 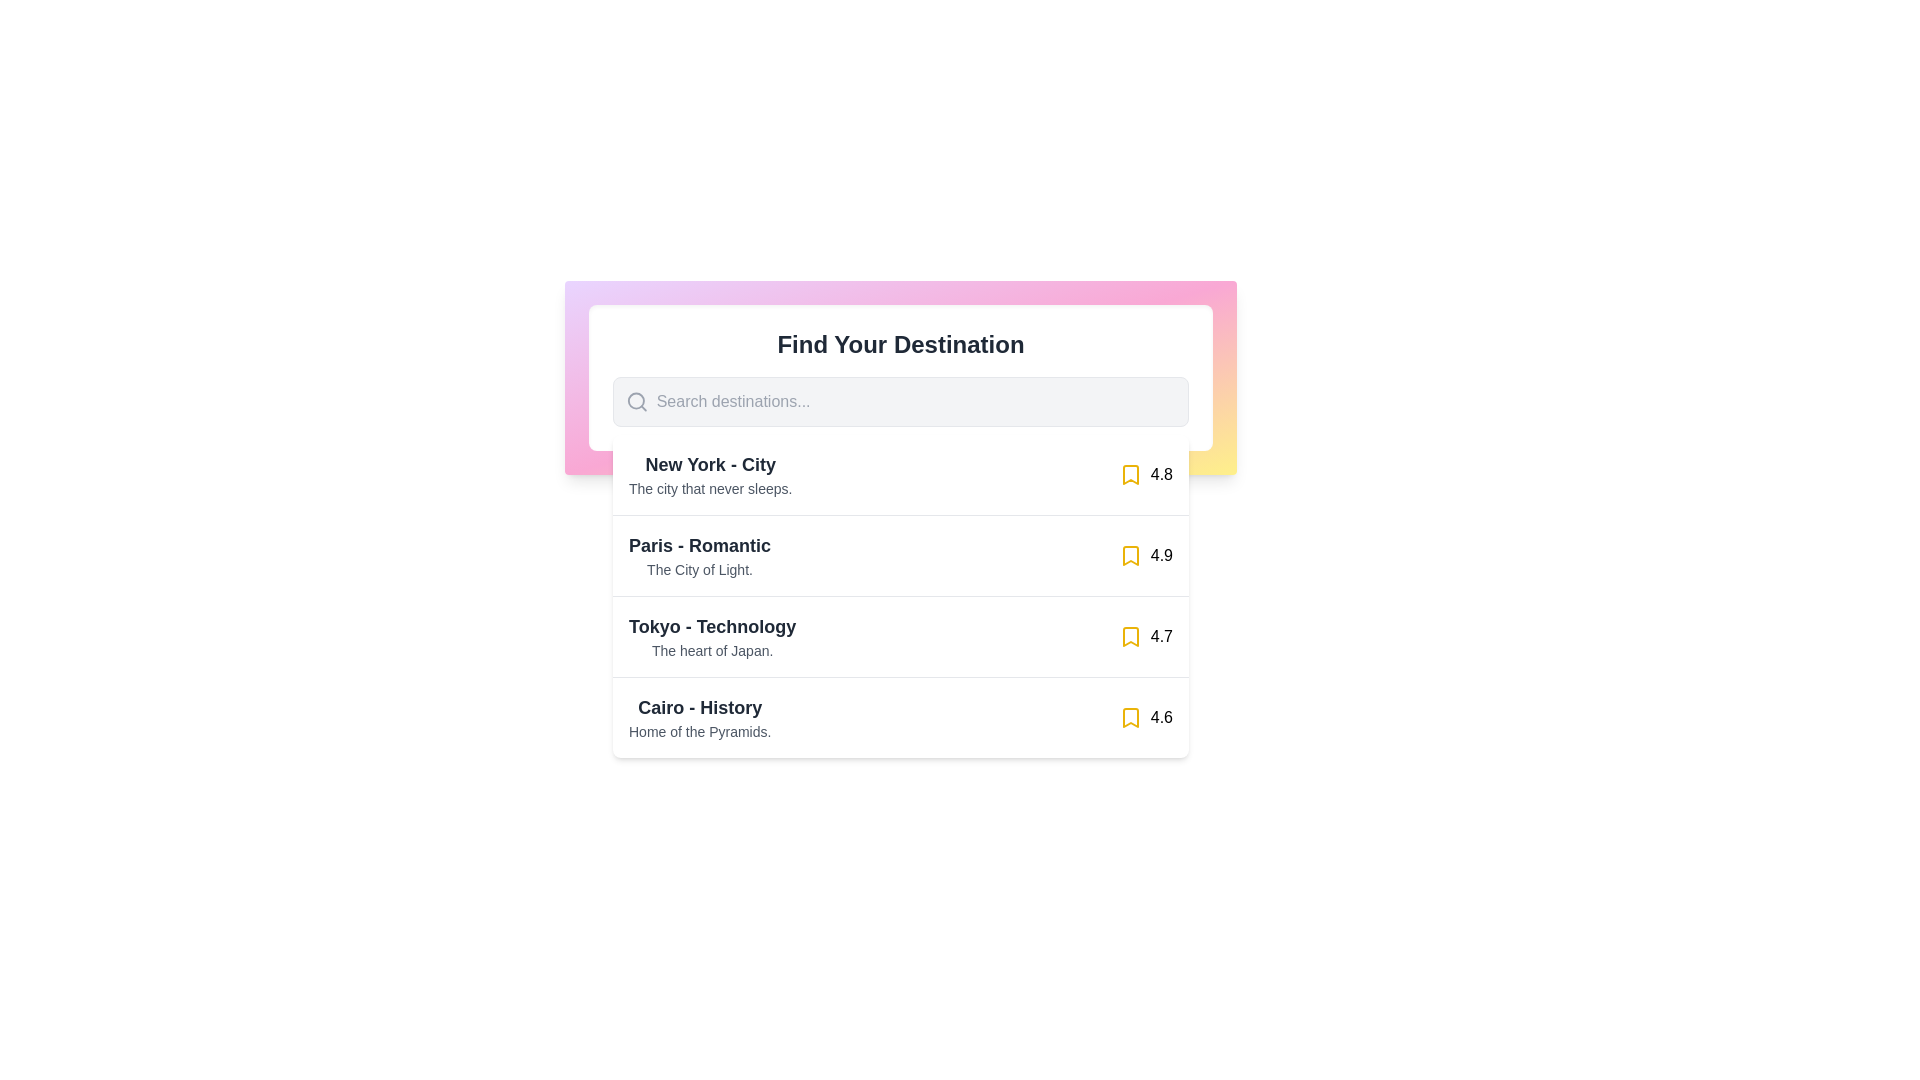 I want to click on the yellow bookmark icon at the end of the list item for 'New York - City', so click(x=1130, y=474).